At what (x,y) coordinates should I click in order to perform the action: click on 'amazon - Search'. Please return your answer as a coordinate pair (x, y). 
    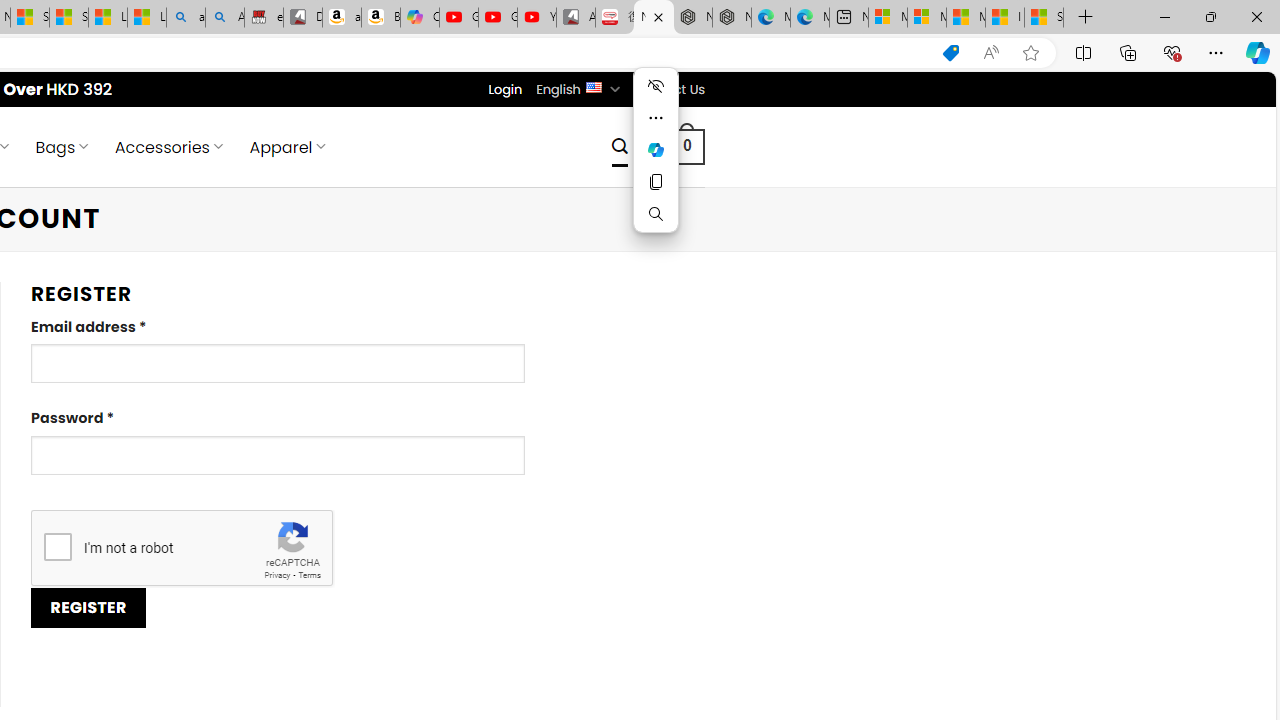
    Looking at the image, I should click on (185, 17).